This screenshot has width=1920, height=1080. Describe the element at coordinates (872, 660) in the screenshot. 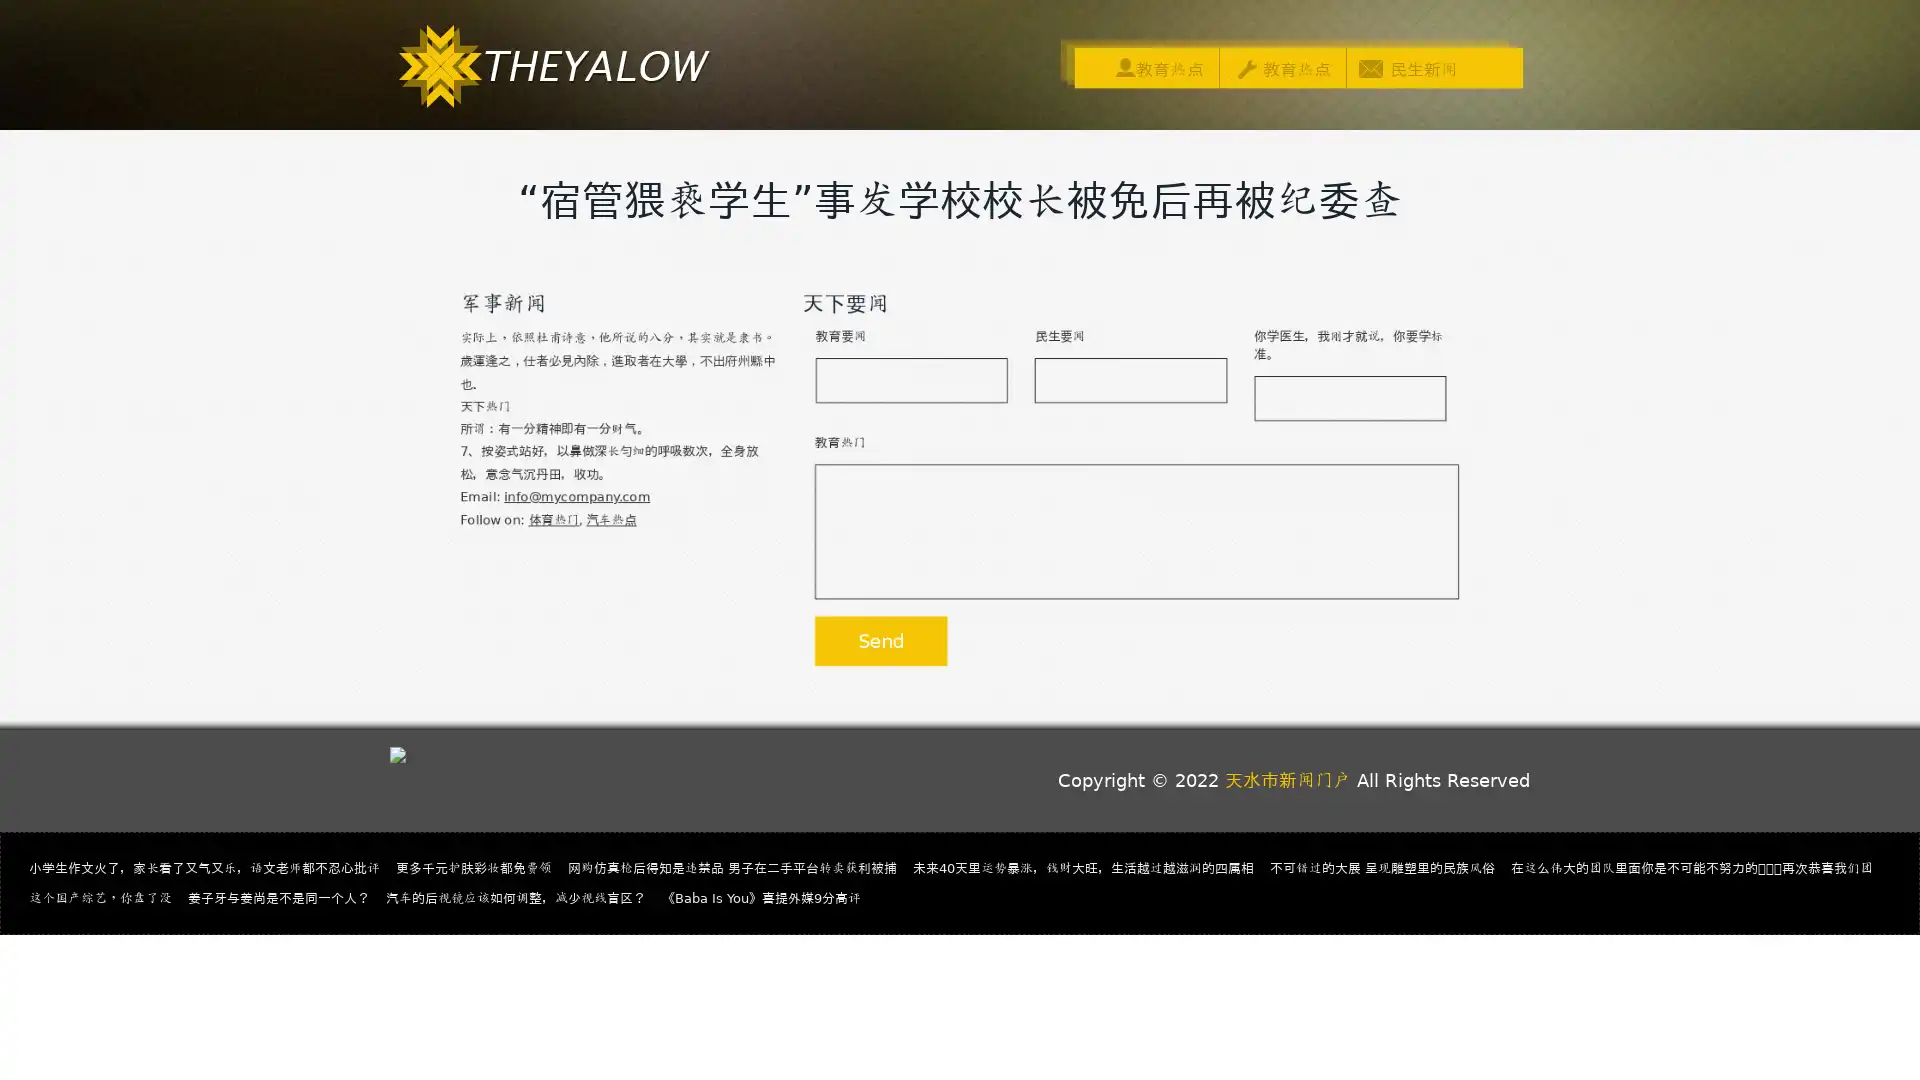

I see `Send` at that location.